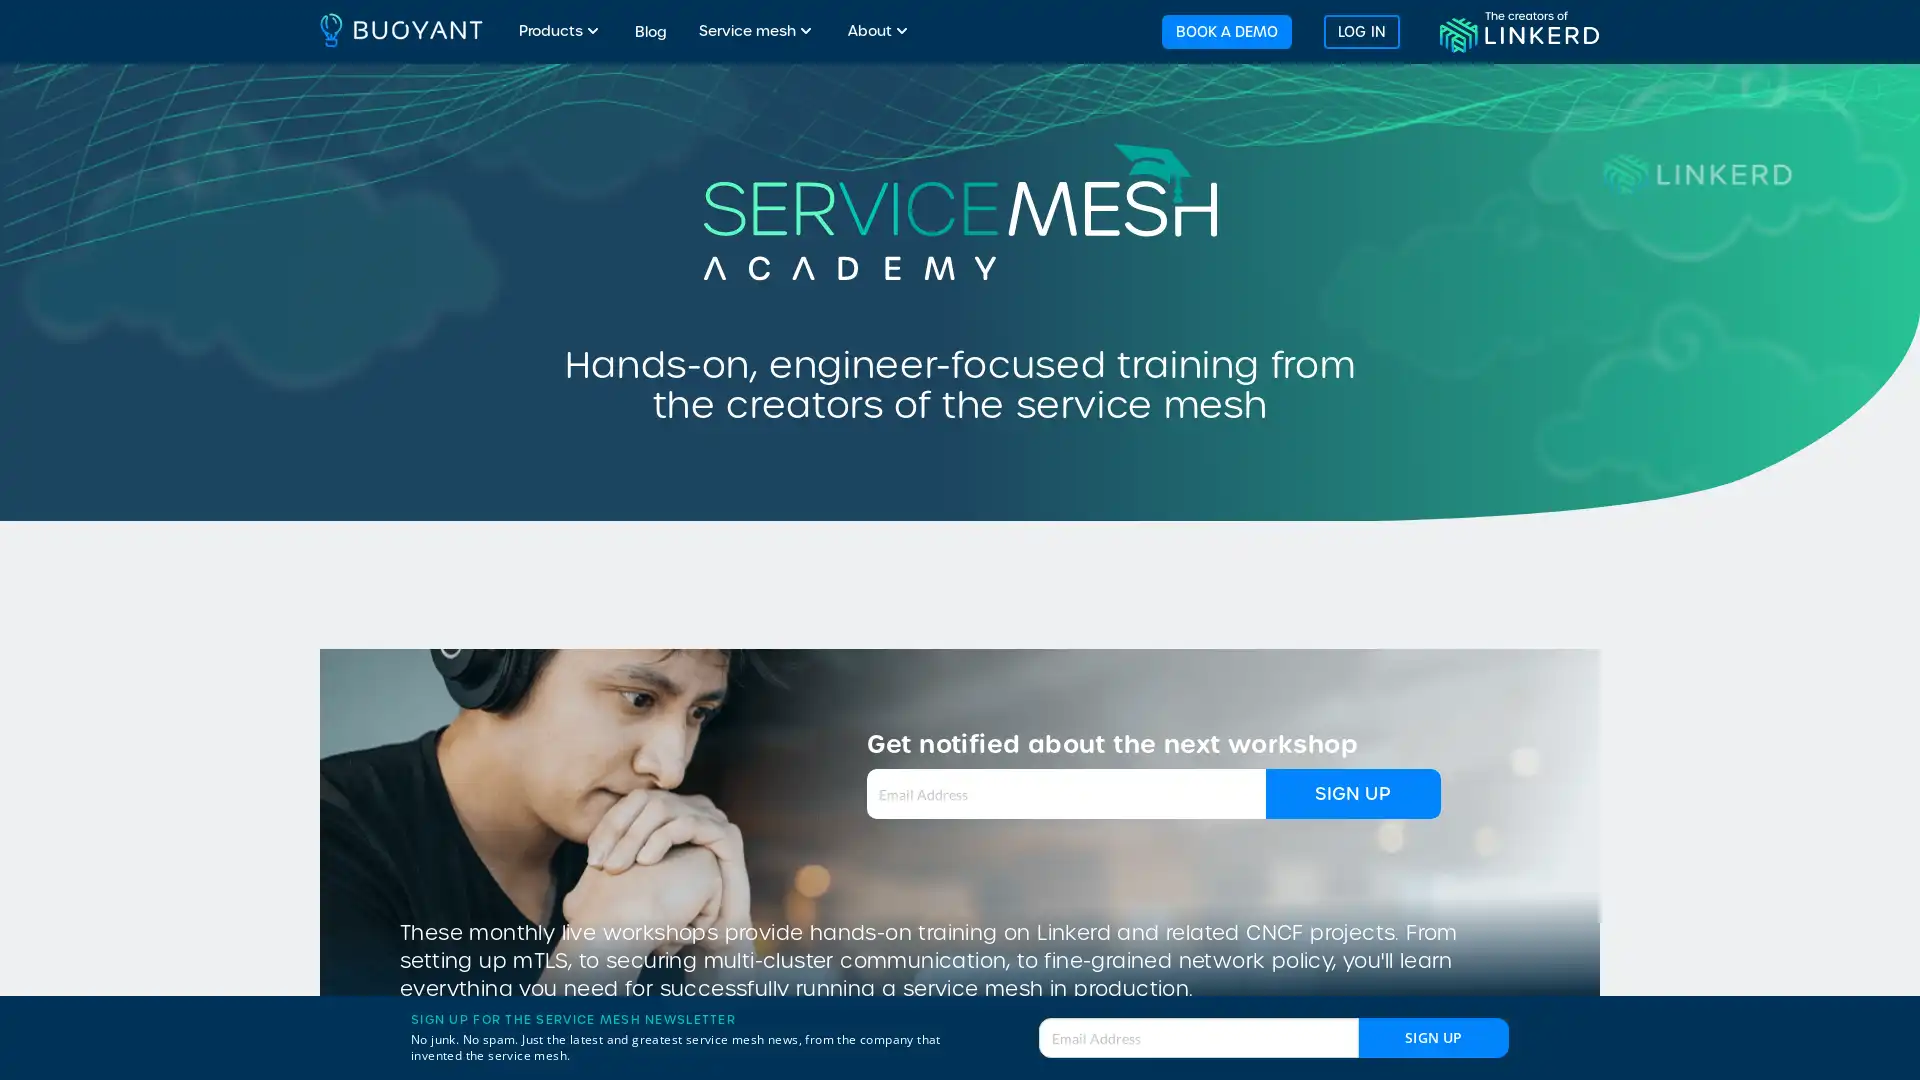 Image resolution: width=1920 pixels, height=1080 pixels. What do you see at coordinates (1352, 793) in the screenshot?
I see `Sign up` at bounding box center [1352, 793].